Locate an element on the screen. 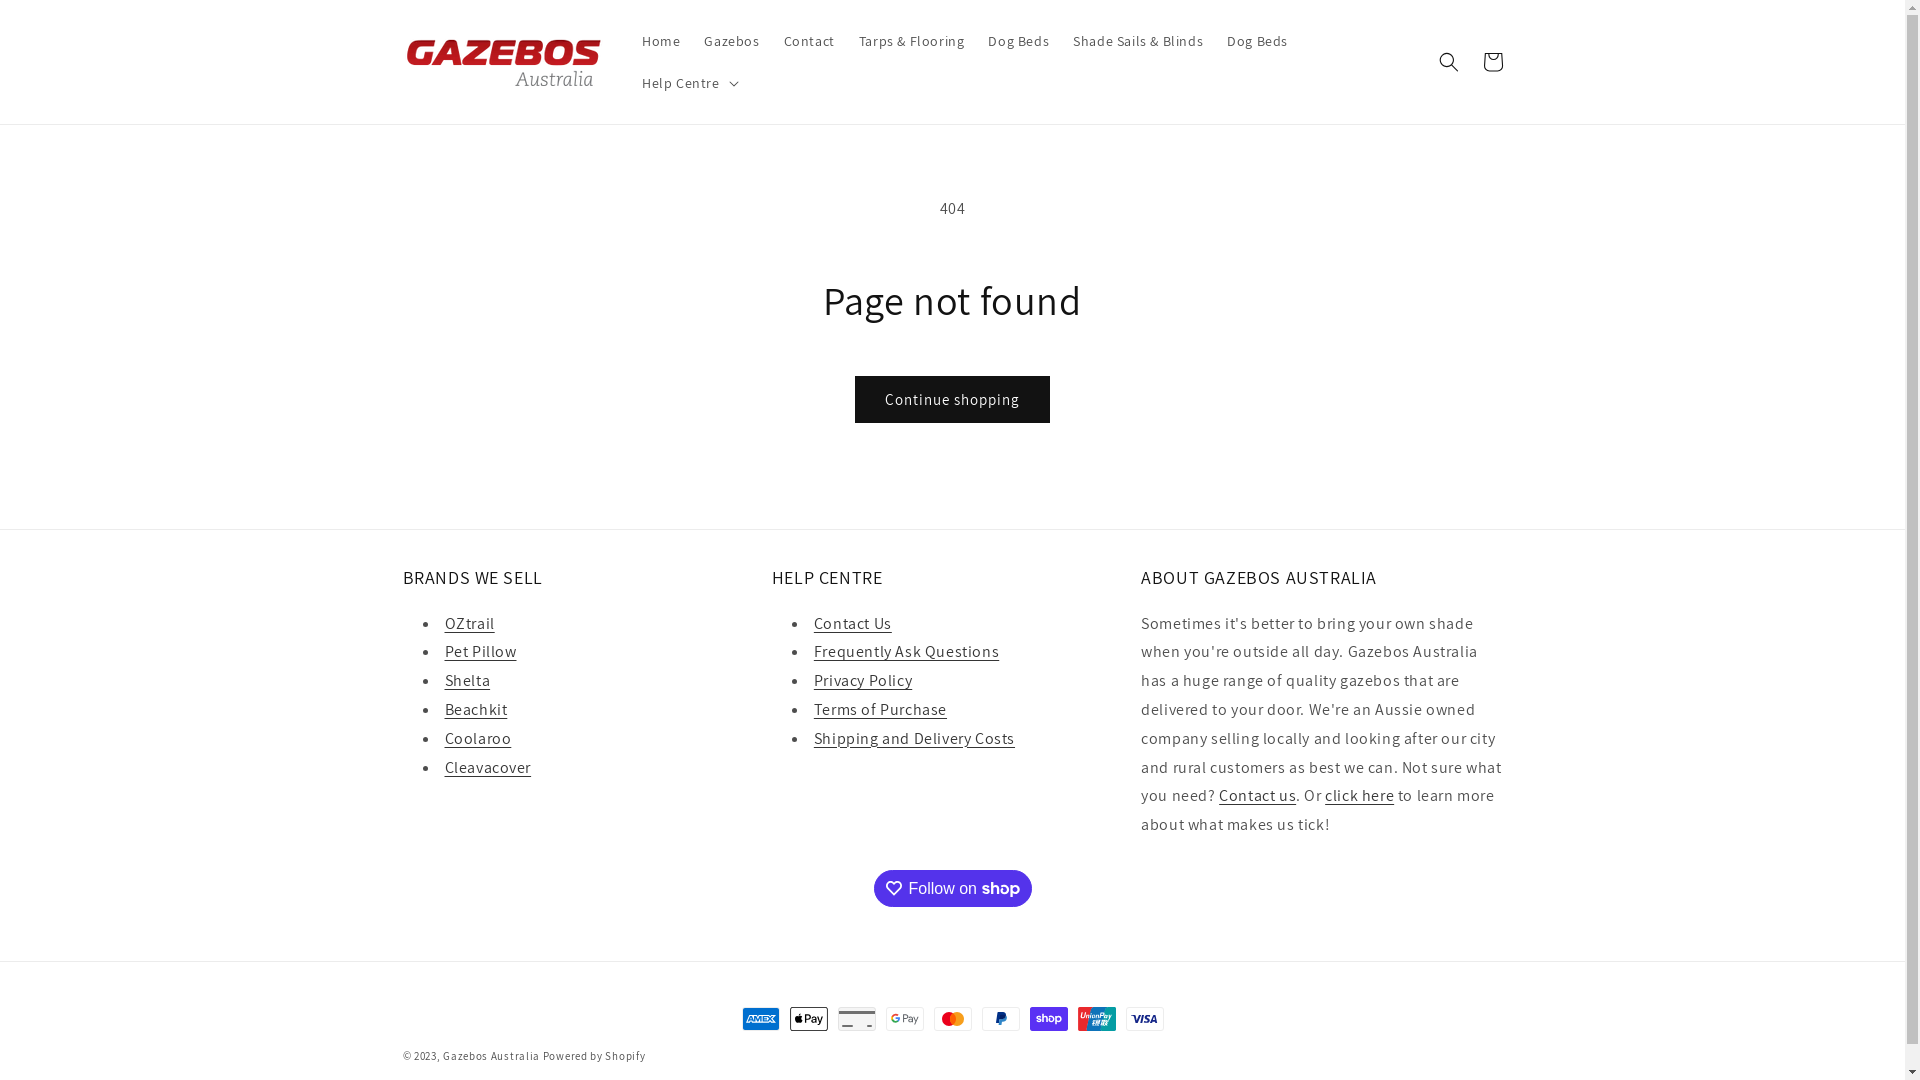 This screenshot has width=1920, height=1080. 'Cart' is located at coordinates (1469, 60).